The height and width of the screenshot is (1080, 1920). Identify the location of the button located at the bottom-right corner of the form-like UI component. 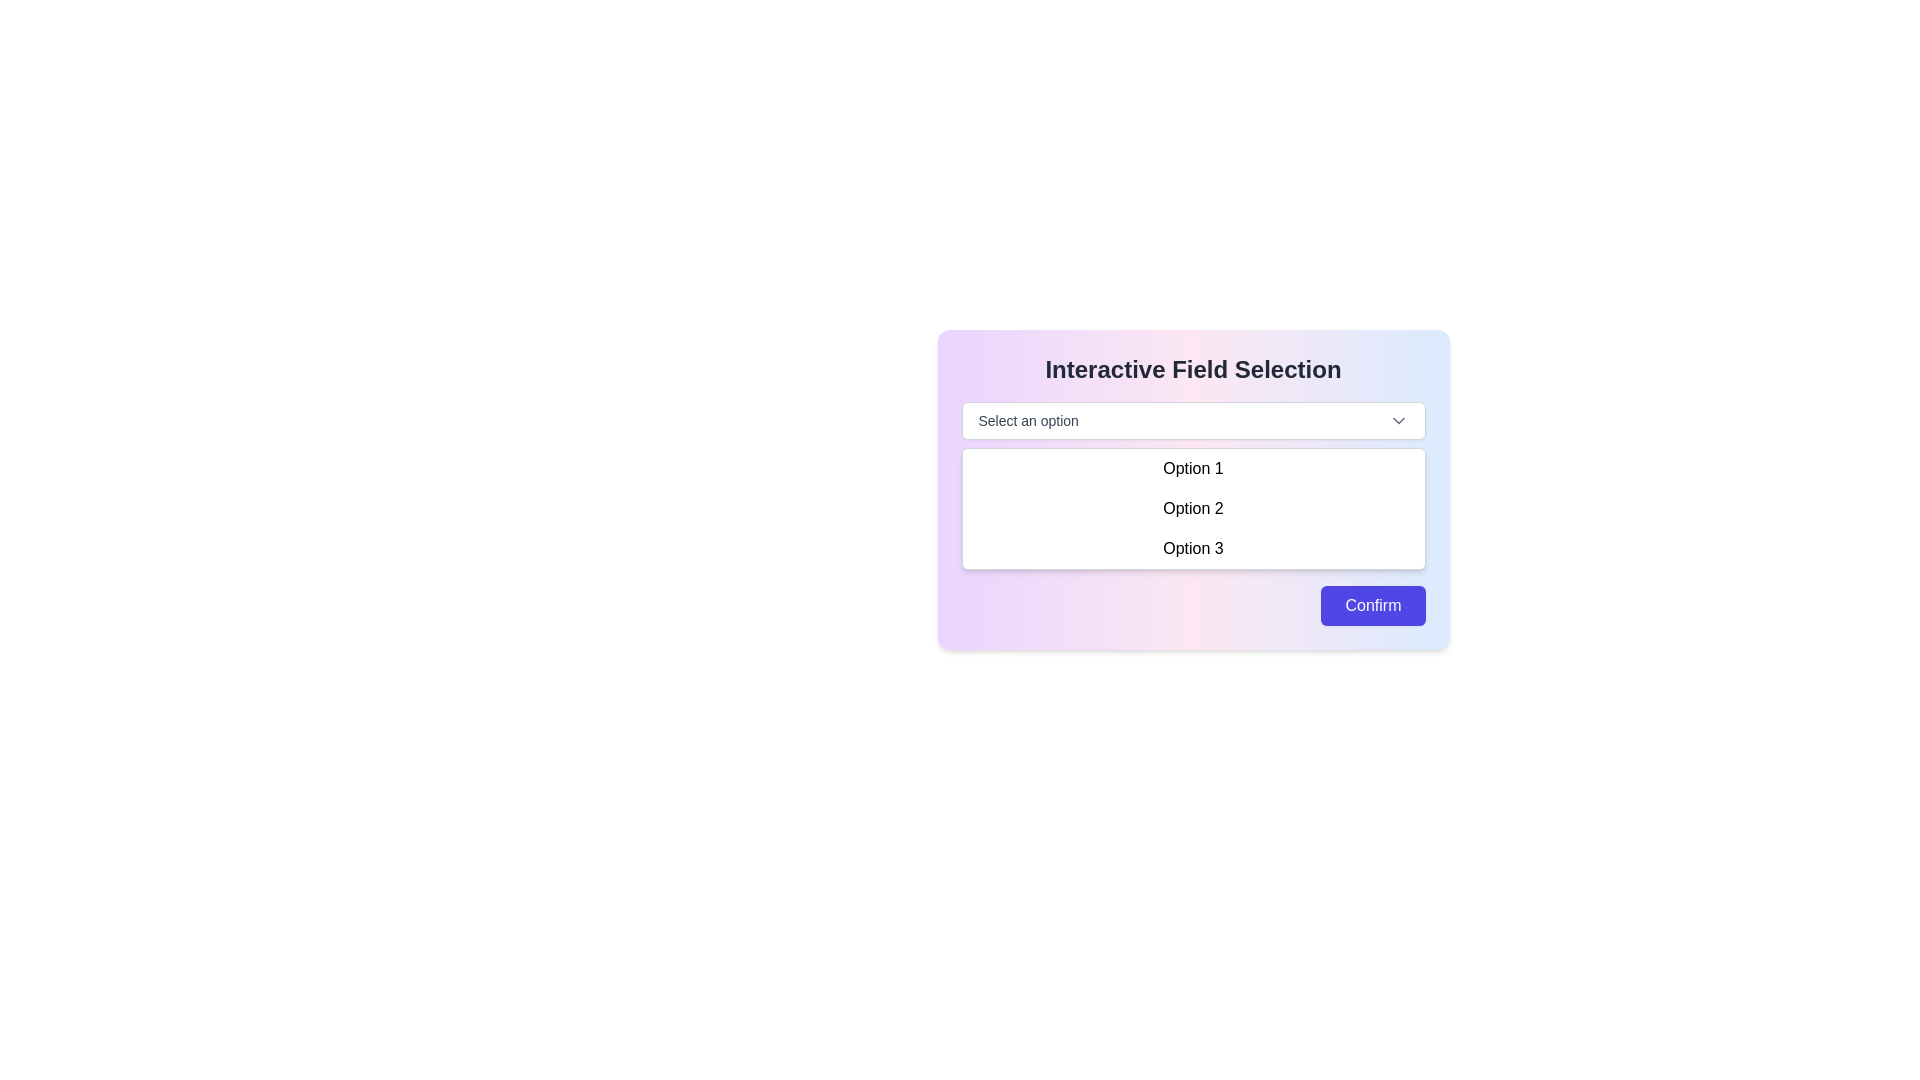
(1372, 604).